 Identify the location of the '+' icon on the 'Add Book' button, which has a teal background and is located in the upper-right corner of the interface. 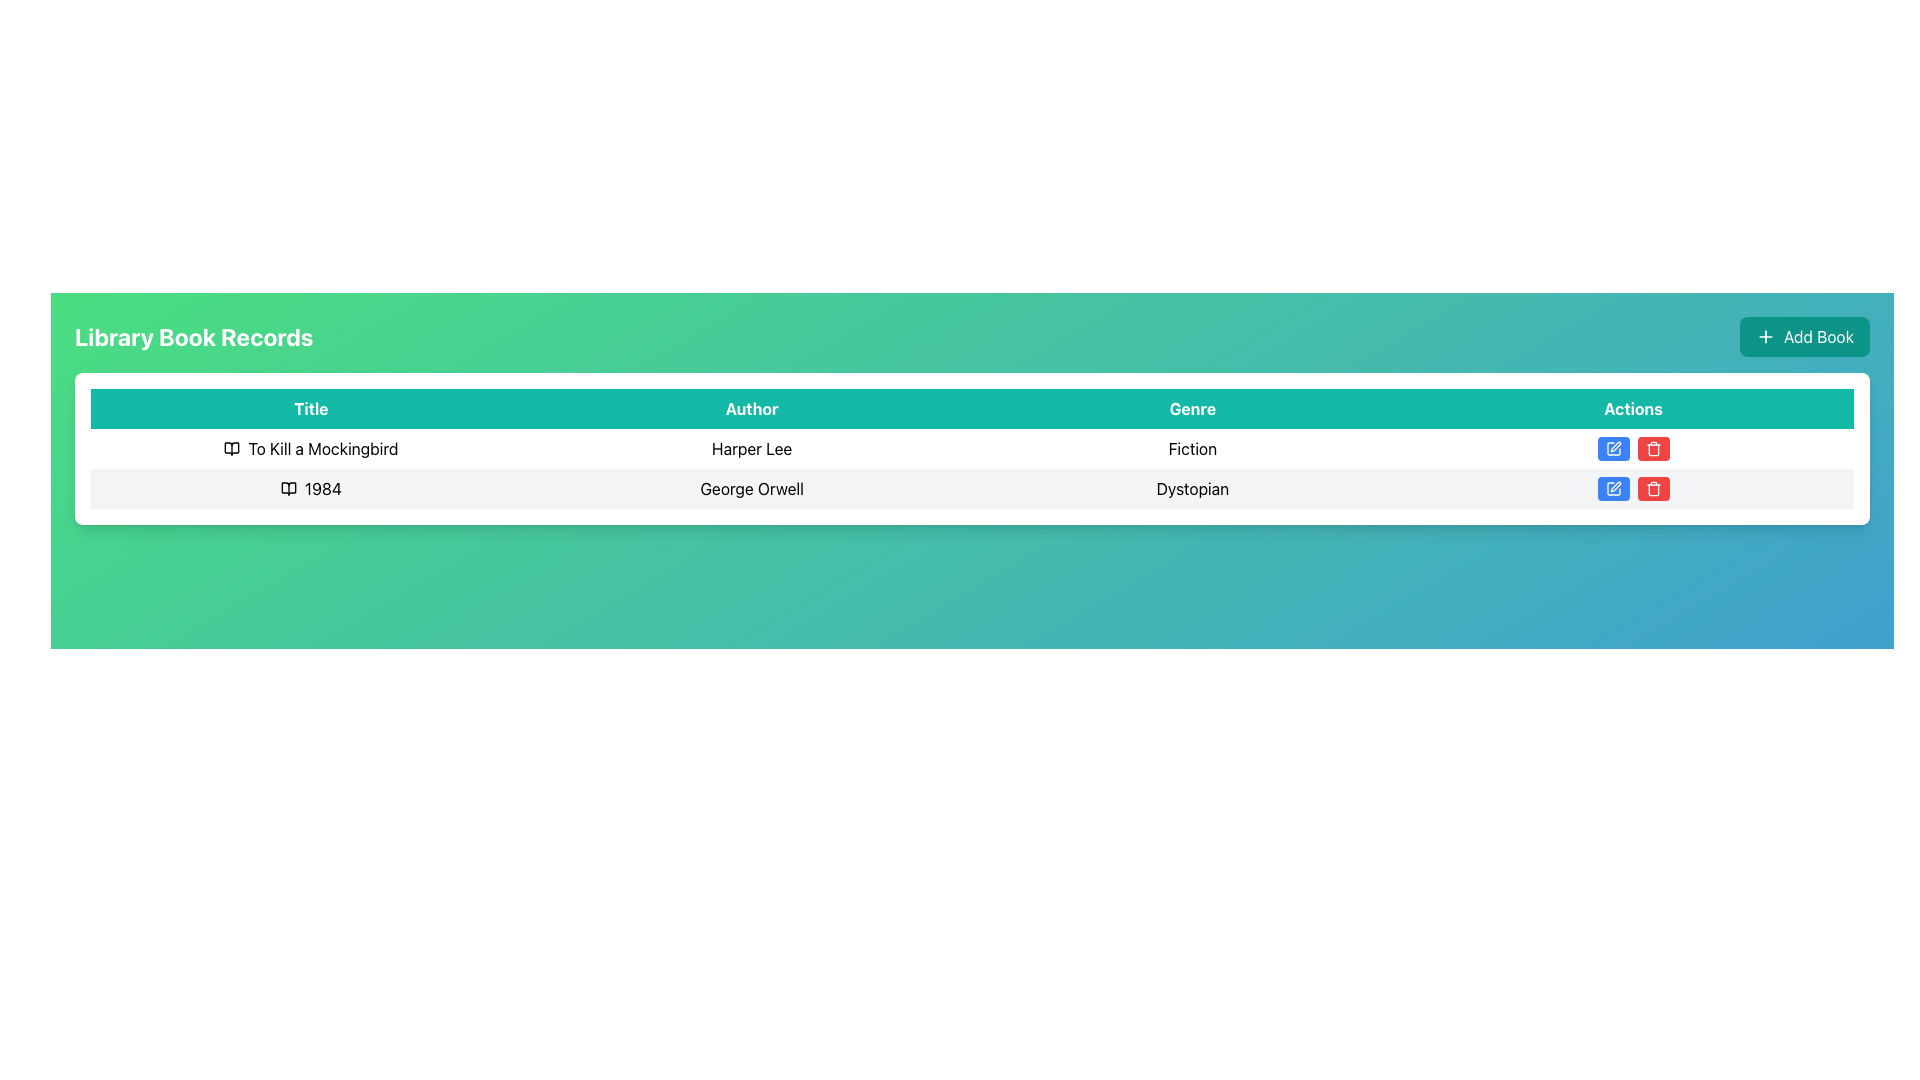
(1766, 335).